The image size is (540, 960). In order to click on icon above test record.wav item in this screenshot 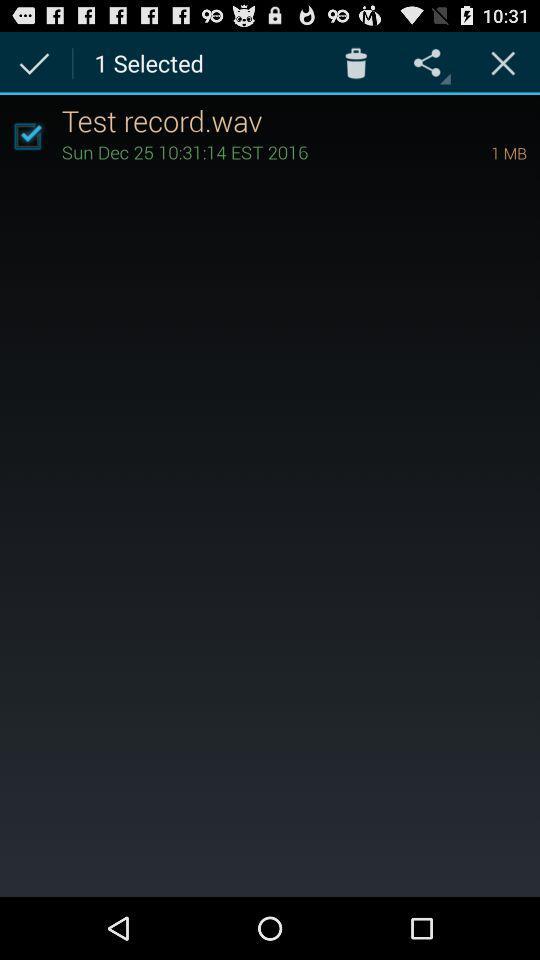, I will do `click(502, 62)`.